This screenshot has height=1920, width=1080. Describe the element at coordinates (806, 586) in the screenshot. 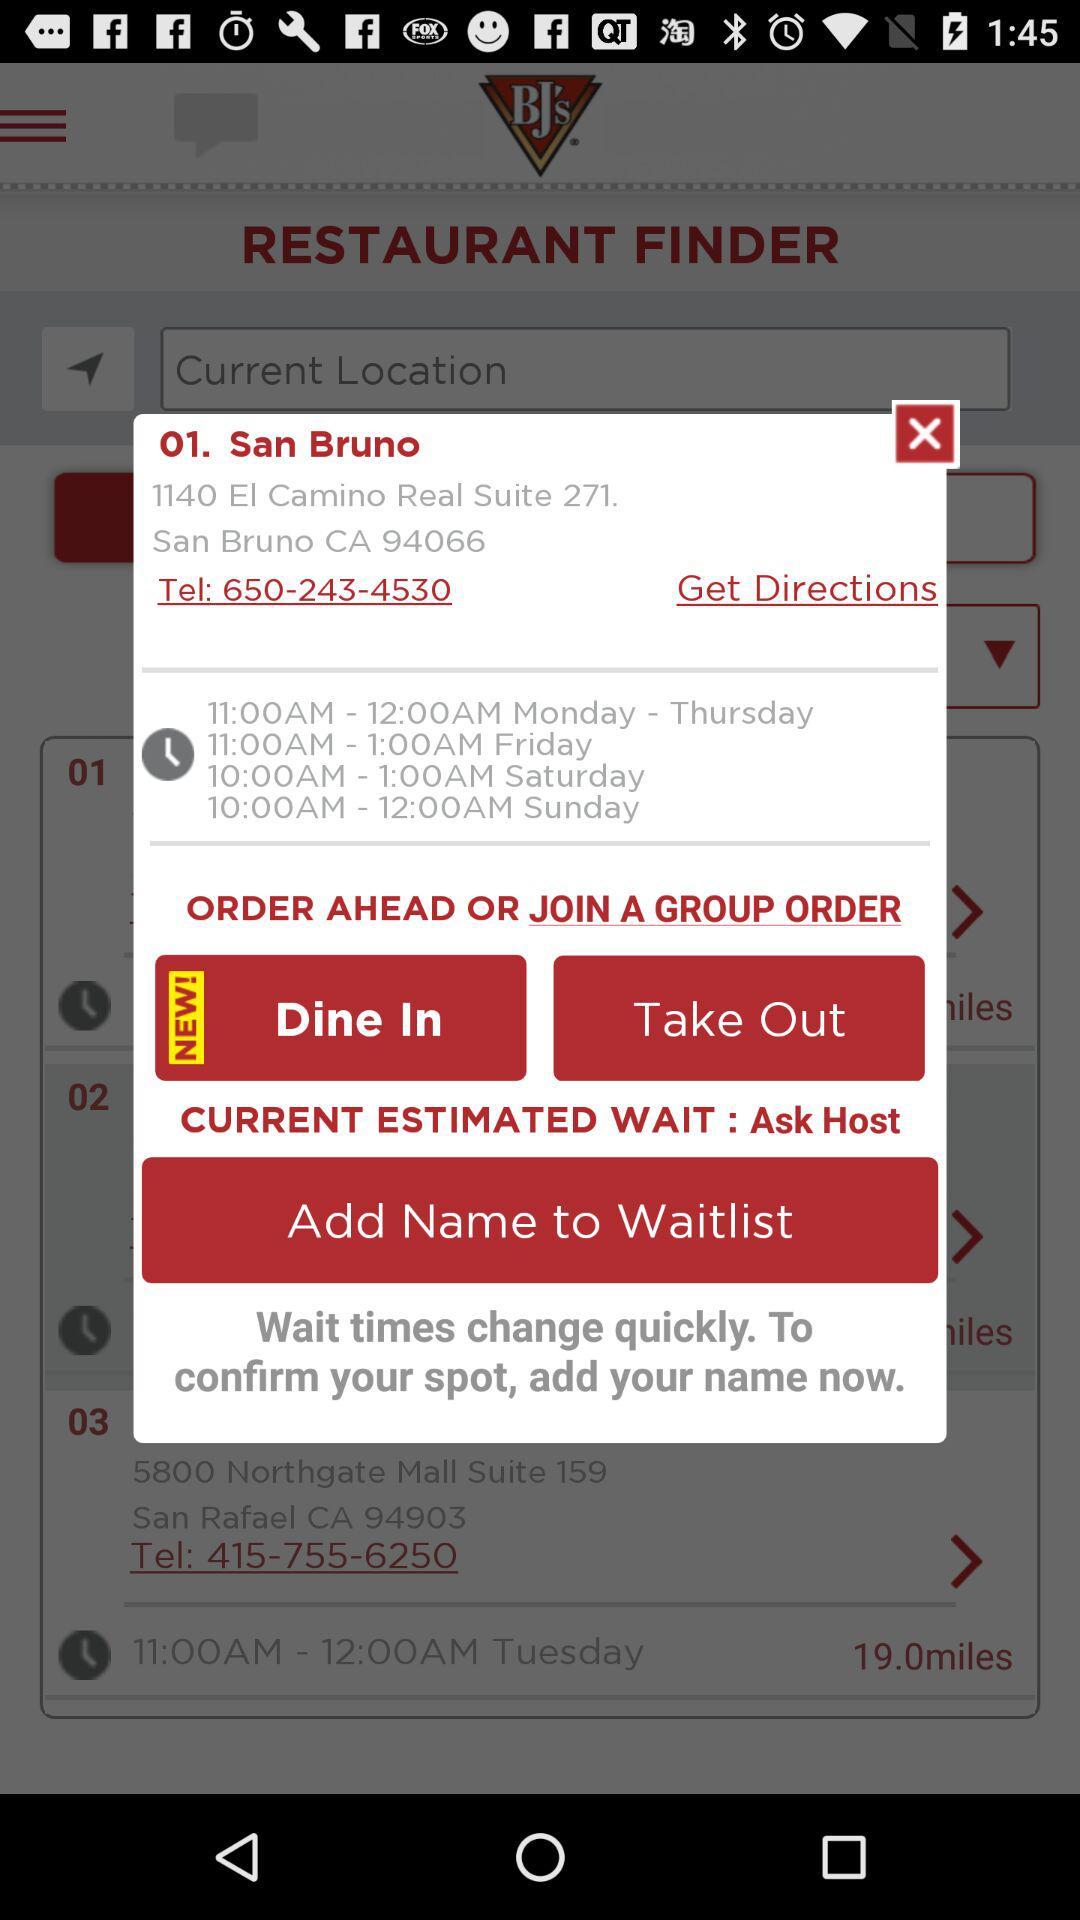

I see `the icon next to the 1140 el camino app` at that location.